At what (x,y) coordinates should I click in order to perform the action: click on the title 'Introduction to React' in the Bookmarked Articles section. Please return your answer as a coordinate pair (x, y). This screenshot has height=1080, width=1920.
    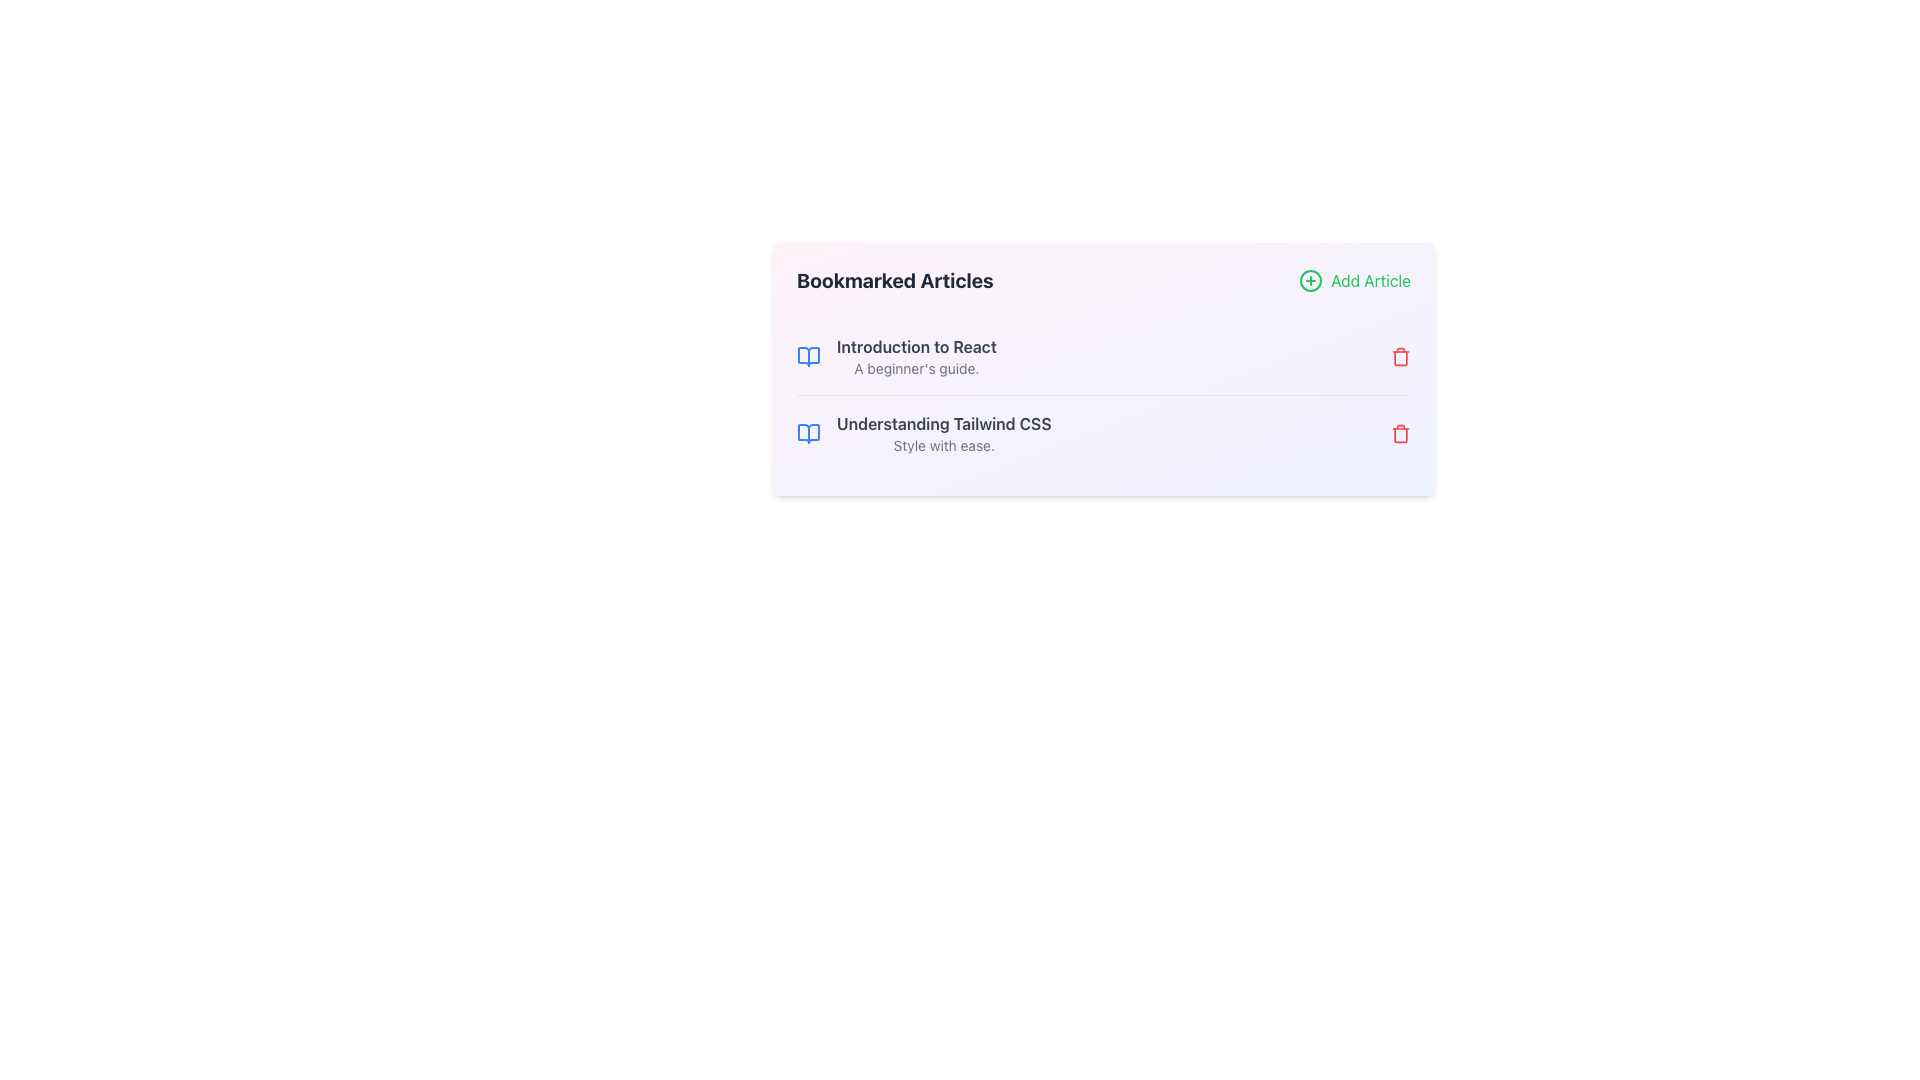
    Looking at the image, I should click on (895, 356).